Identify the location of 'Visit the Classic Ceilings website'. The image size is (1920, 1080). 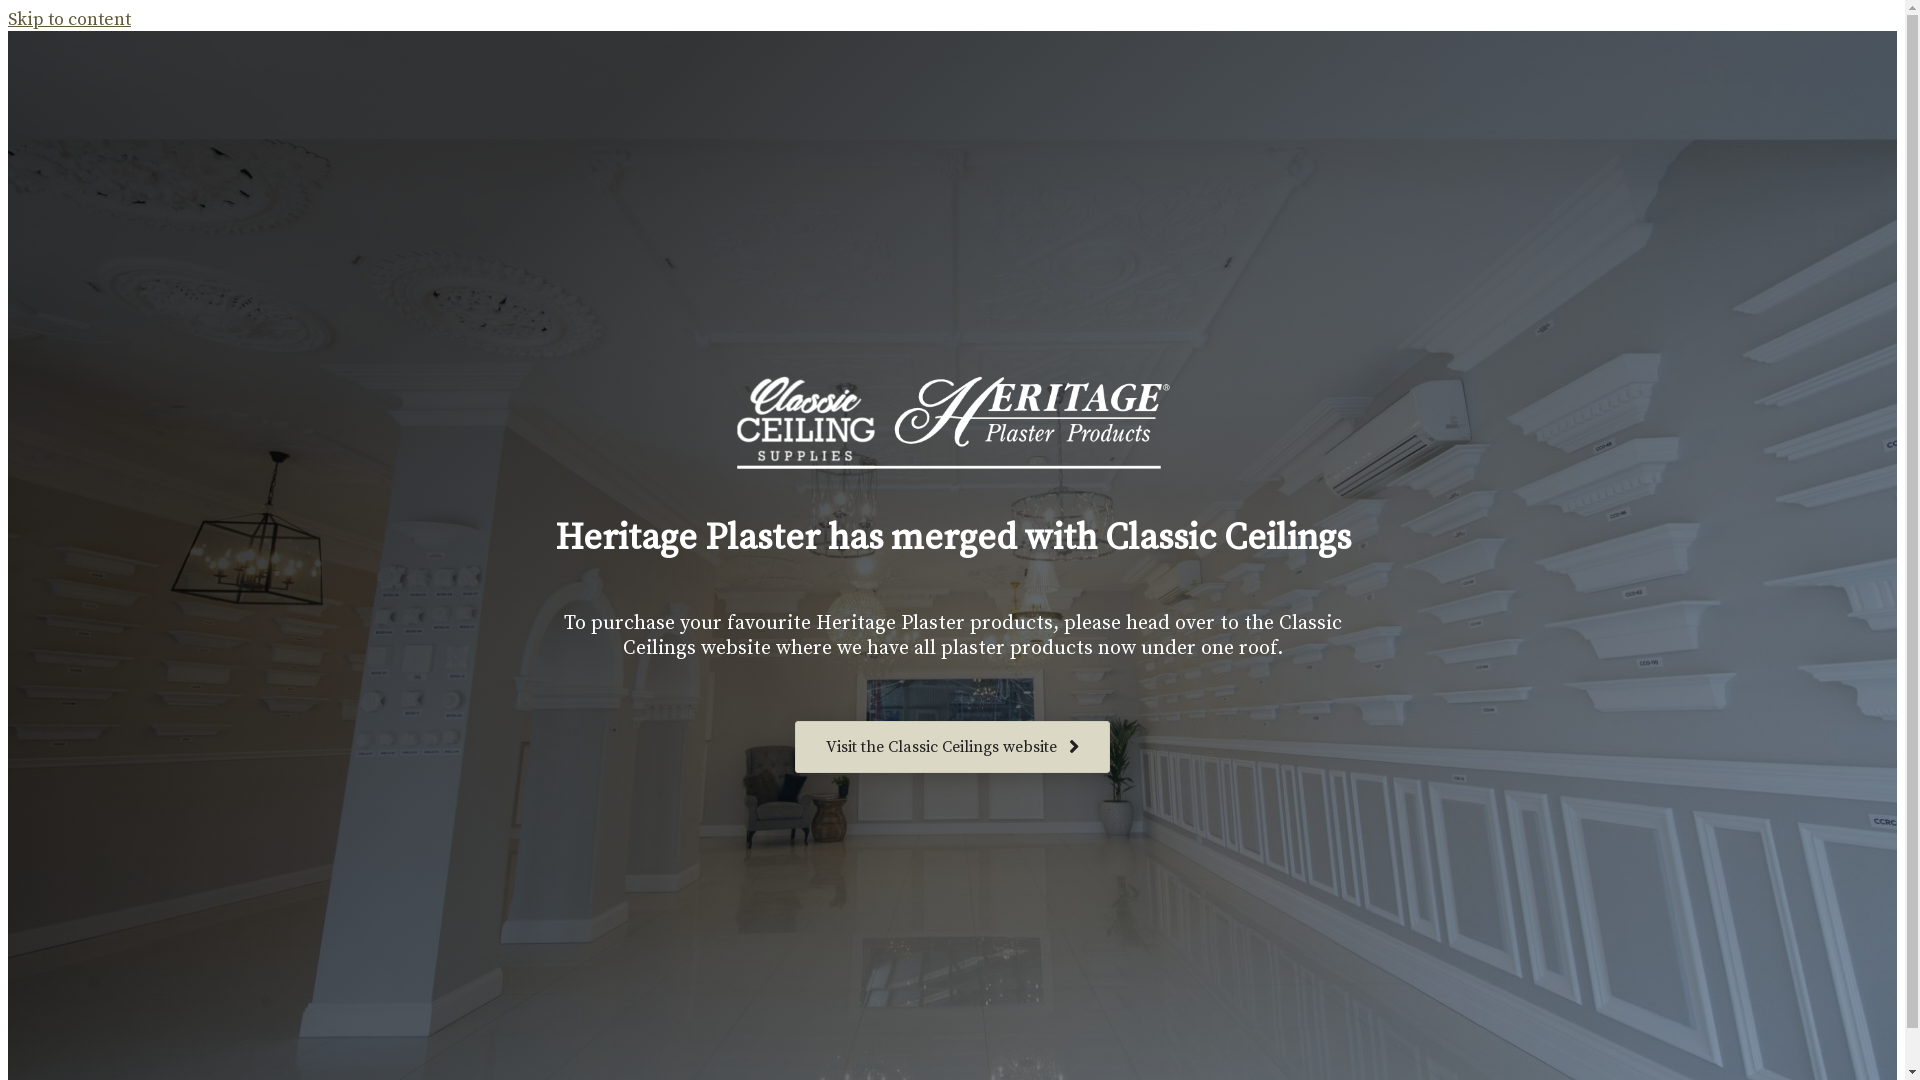
(951, 747).